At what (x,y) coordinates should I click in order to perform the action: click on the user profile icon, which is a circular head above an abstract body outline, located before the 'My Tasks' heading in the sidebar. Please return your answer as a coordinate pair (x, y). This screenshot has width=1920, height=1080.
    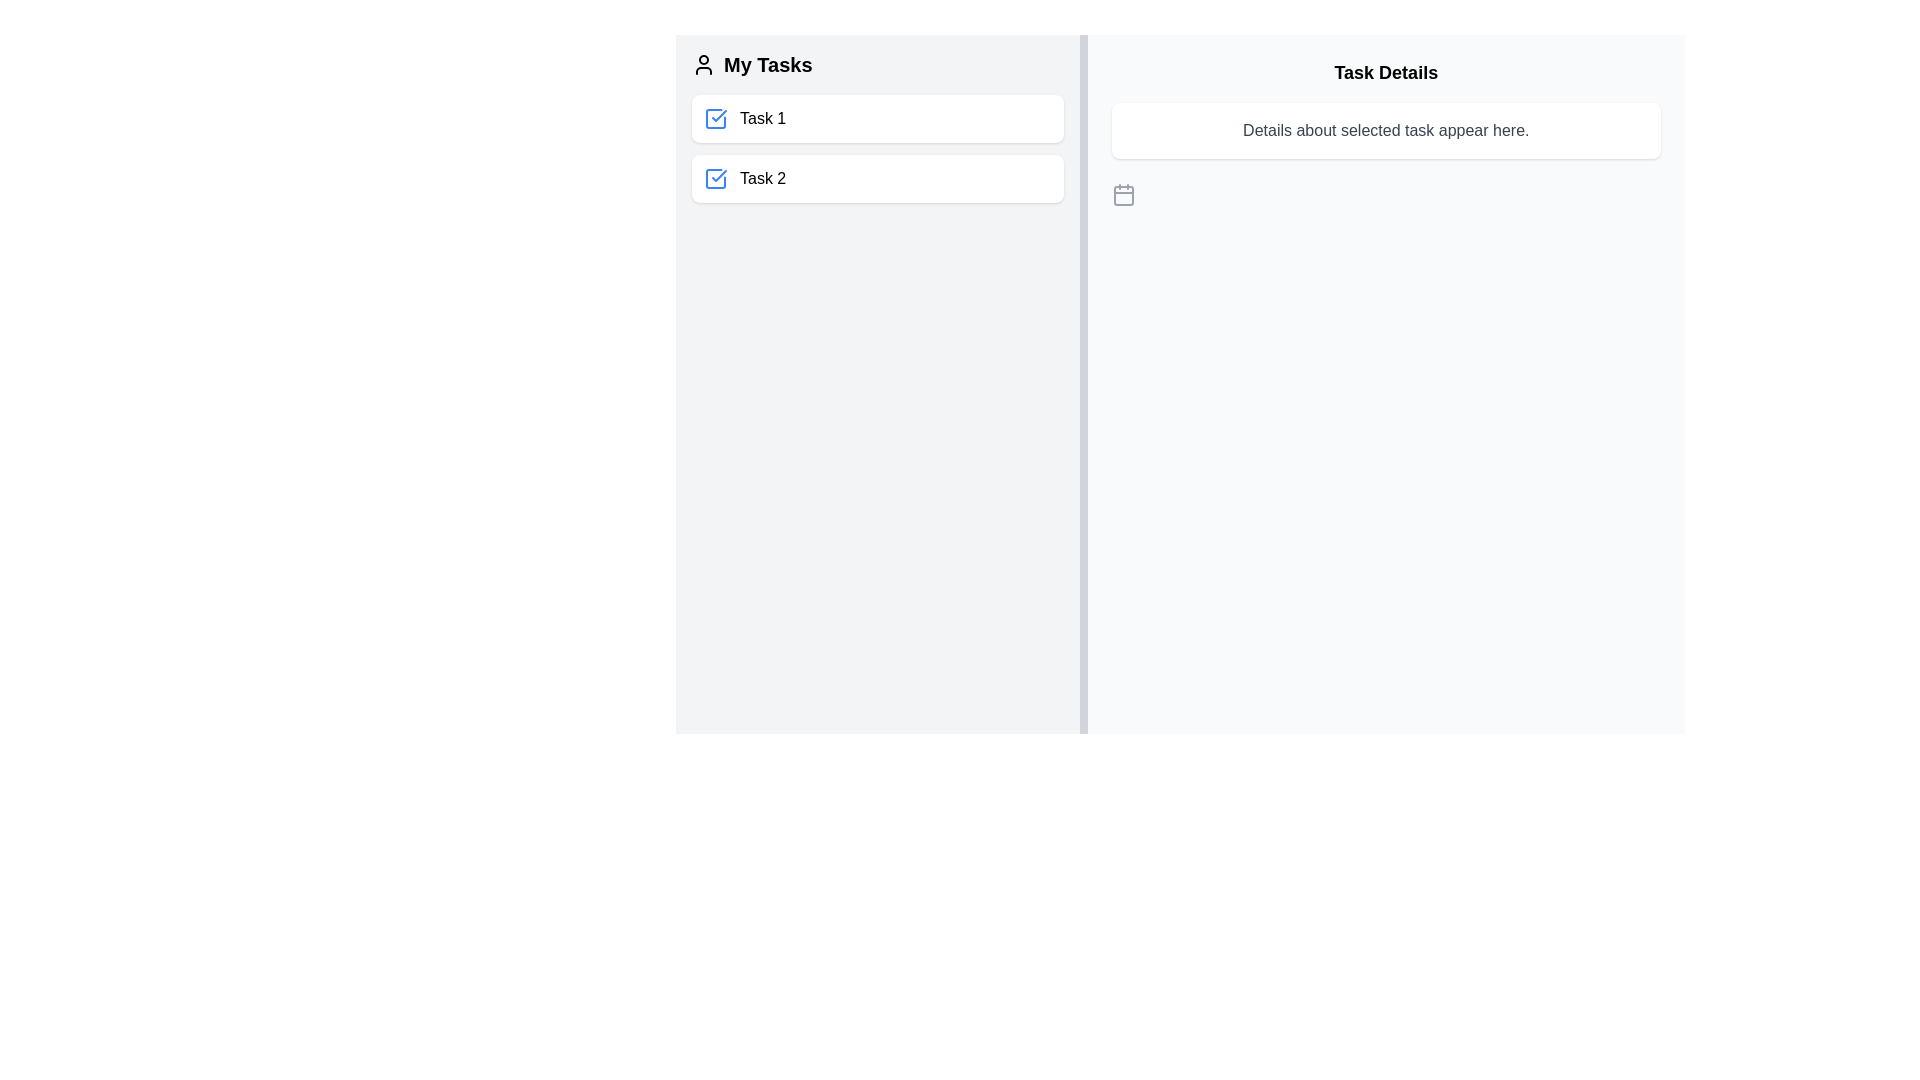
    Looking at the image, I should click on (704, 64).